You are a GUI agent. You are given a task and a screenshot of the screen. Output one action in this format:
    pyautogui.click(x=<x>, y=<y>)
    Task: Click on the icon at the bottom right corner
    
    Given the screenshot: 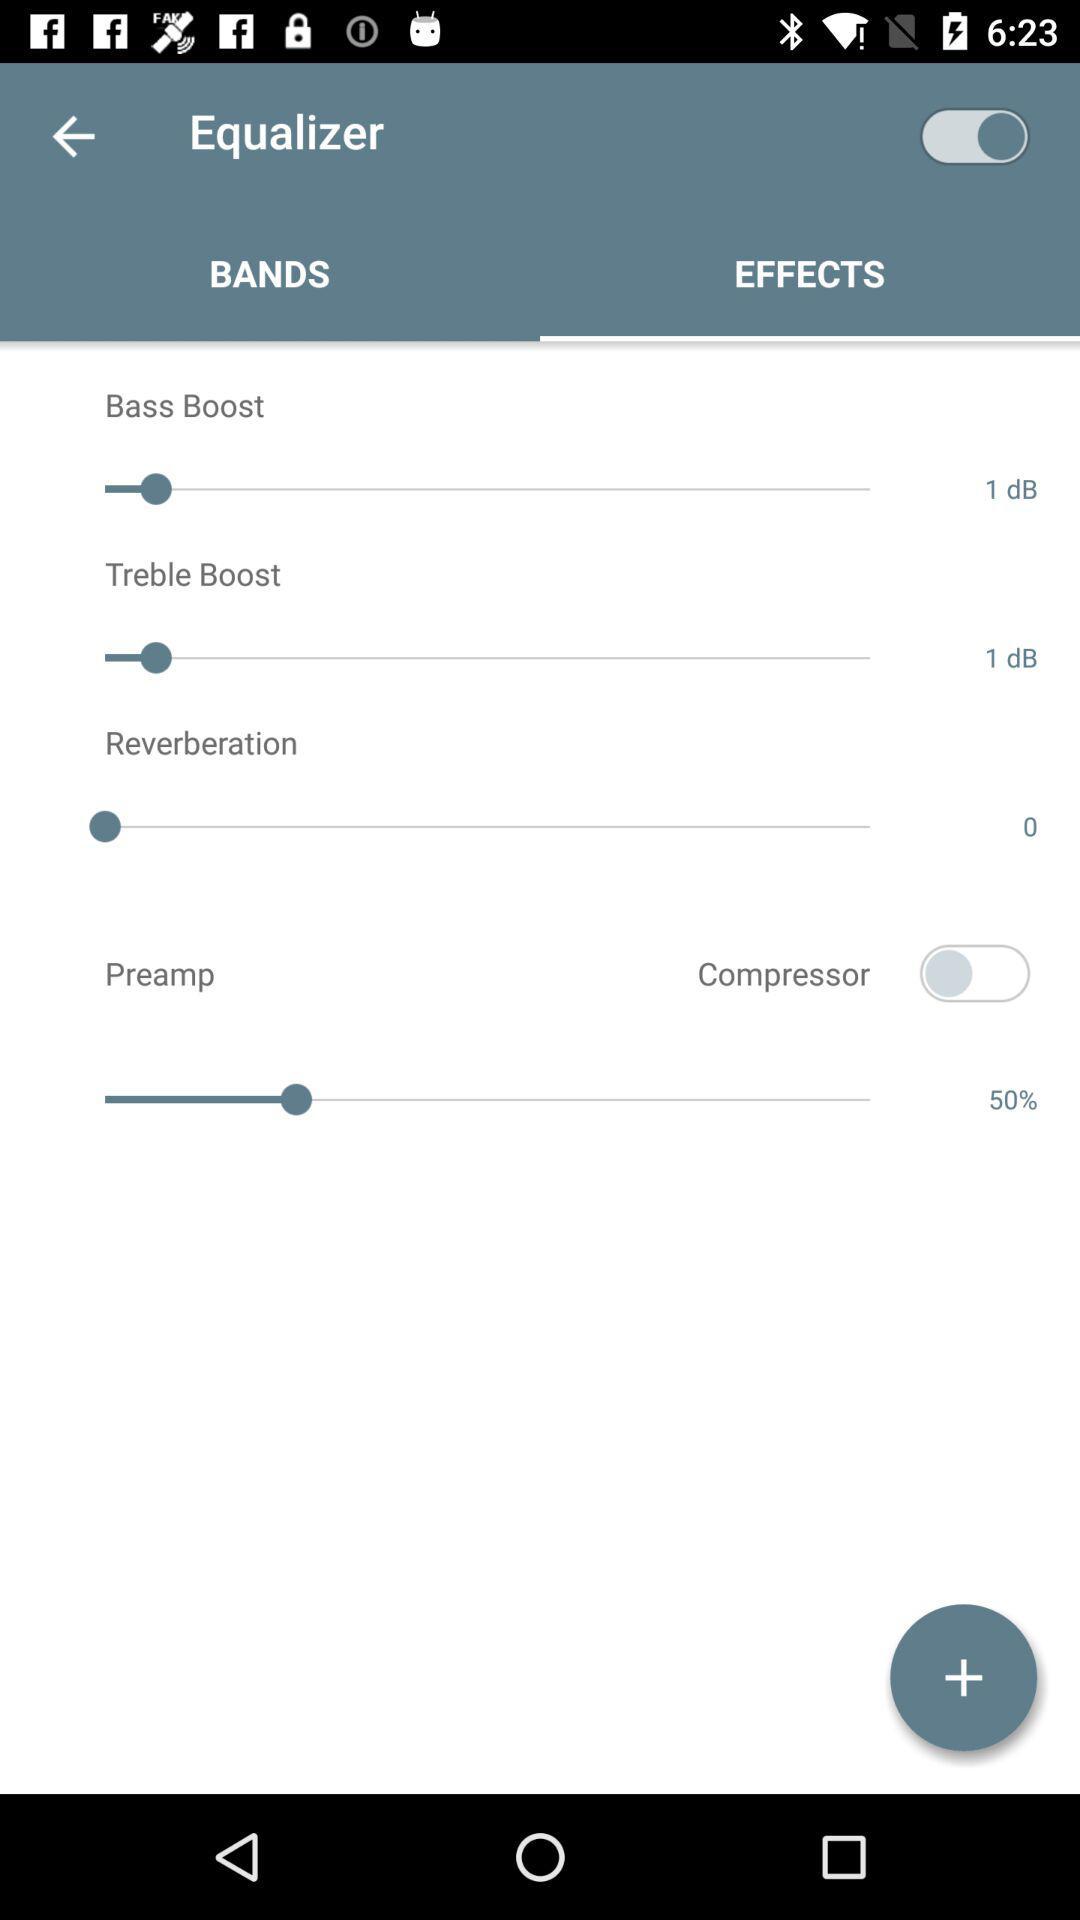 What is the action you would take?
    pyautogui.click(x=962, y=1677)
    